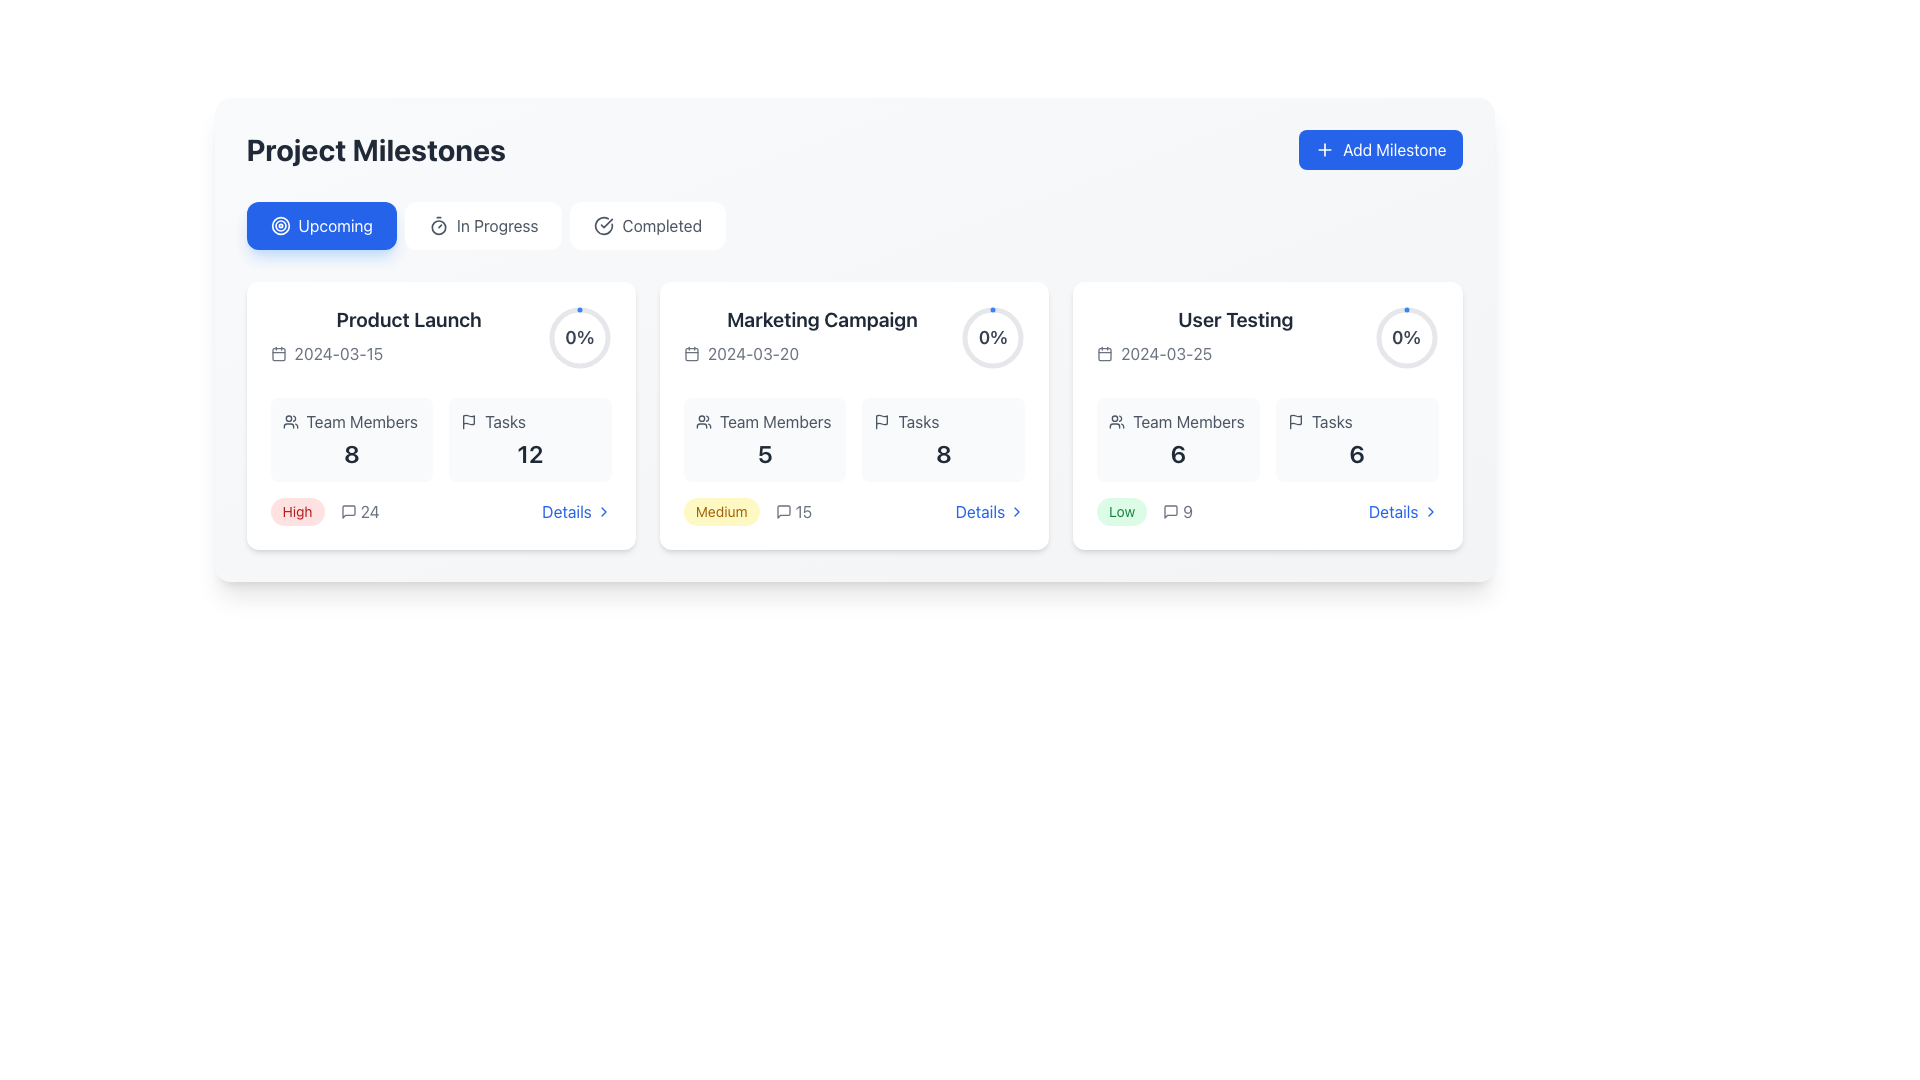 The width and height of the screenshot is (1920, 1080). I want to click on the speech bubble icon located within the 'Marketing Campaign' milestone card, which is adjacent to the numerical indicator showing '15', so click(782, 511).